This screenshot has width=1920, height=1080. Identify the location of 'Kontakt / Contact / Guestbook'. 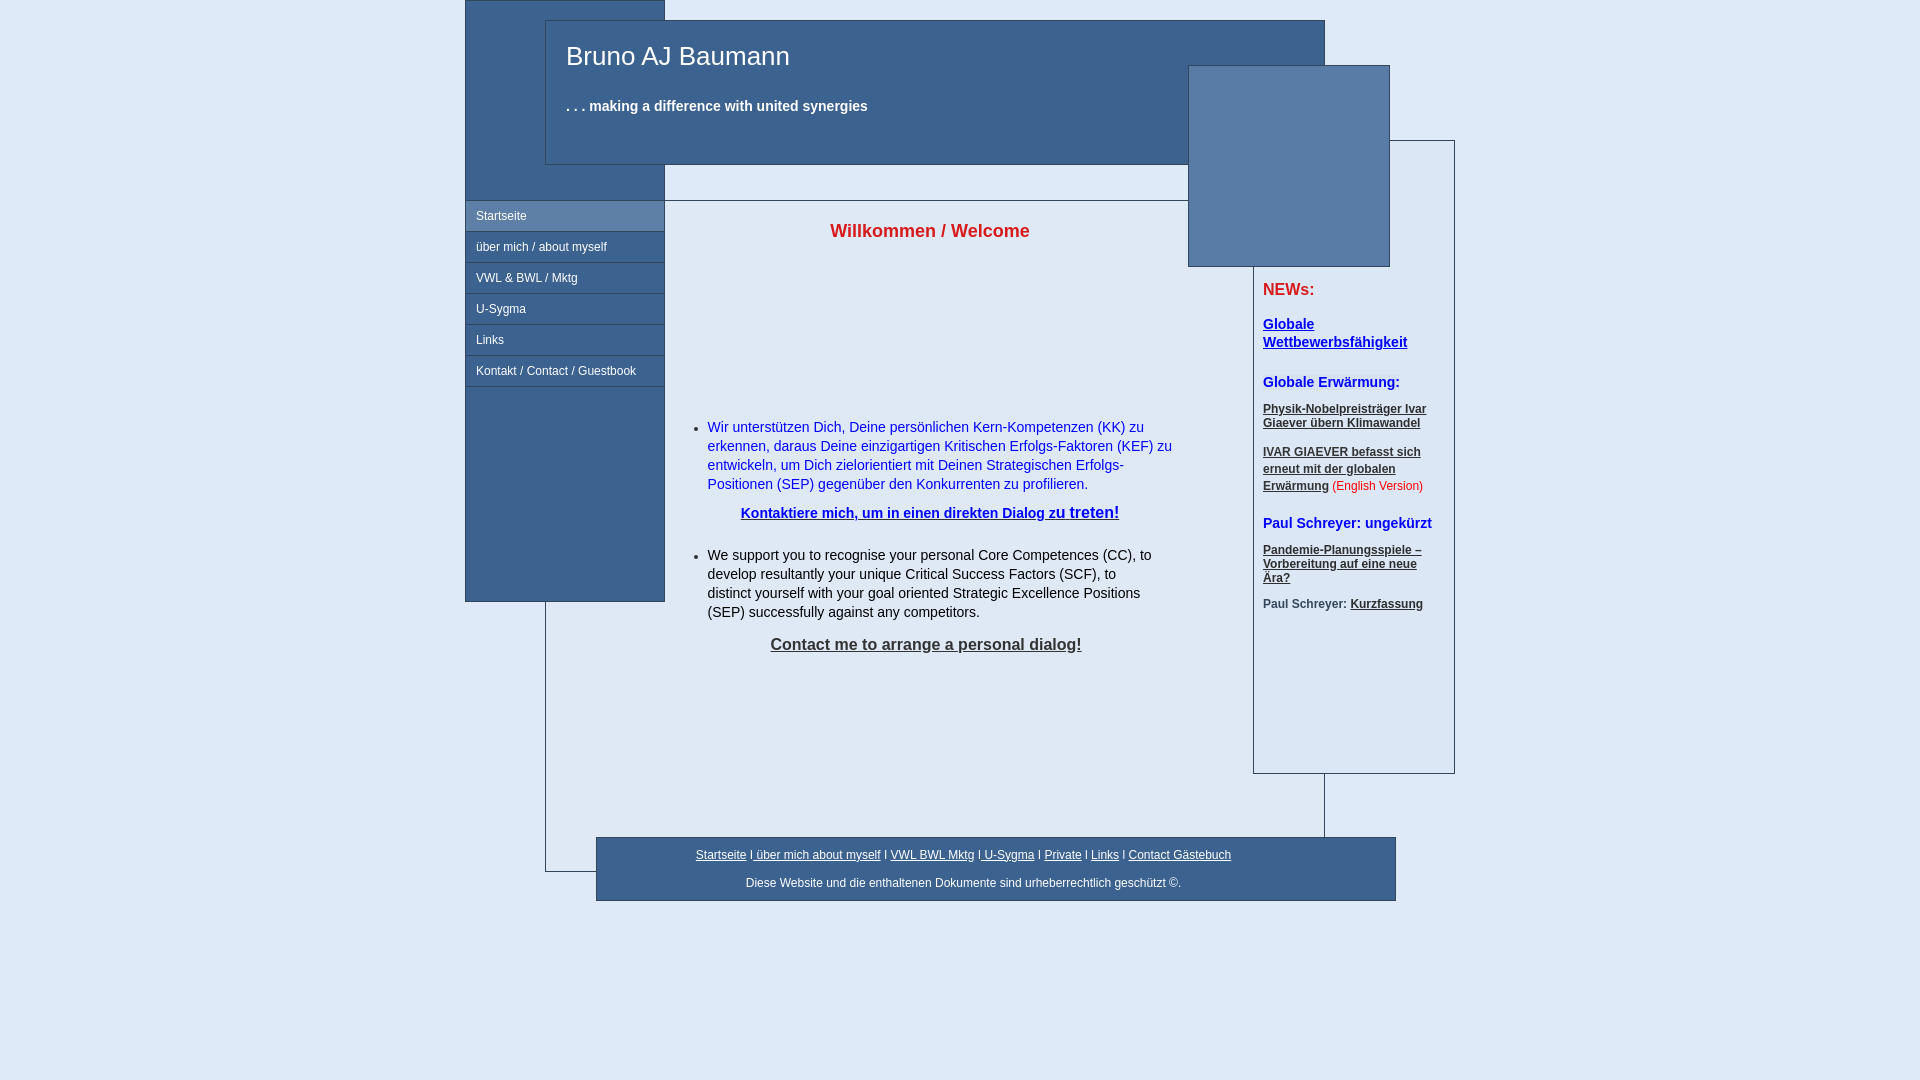
(464, 371).